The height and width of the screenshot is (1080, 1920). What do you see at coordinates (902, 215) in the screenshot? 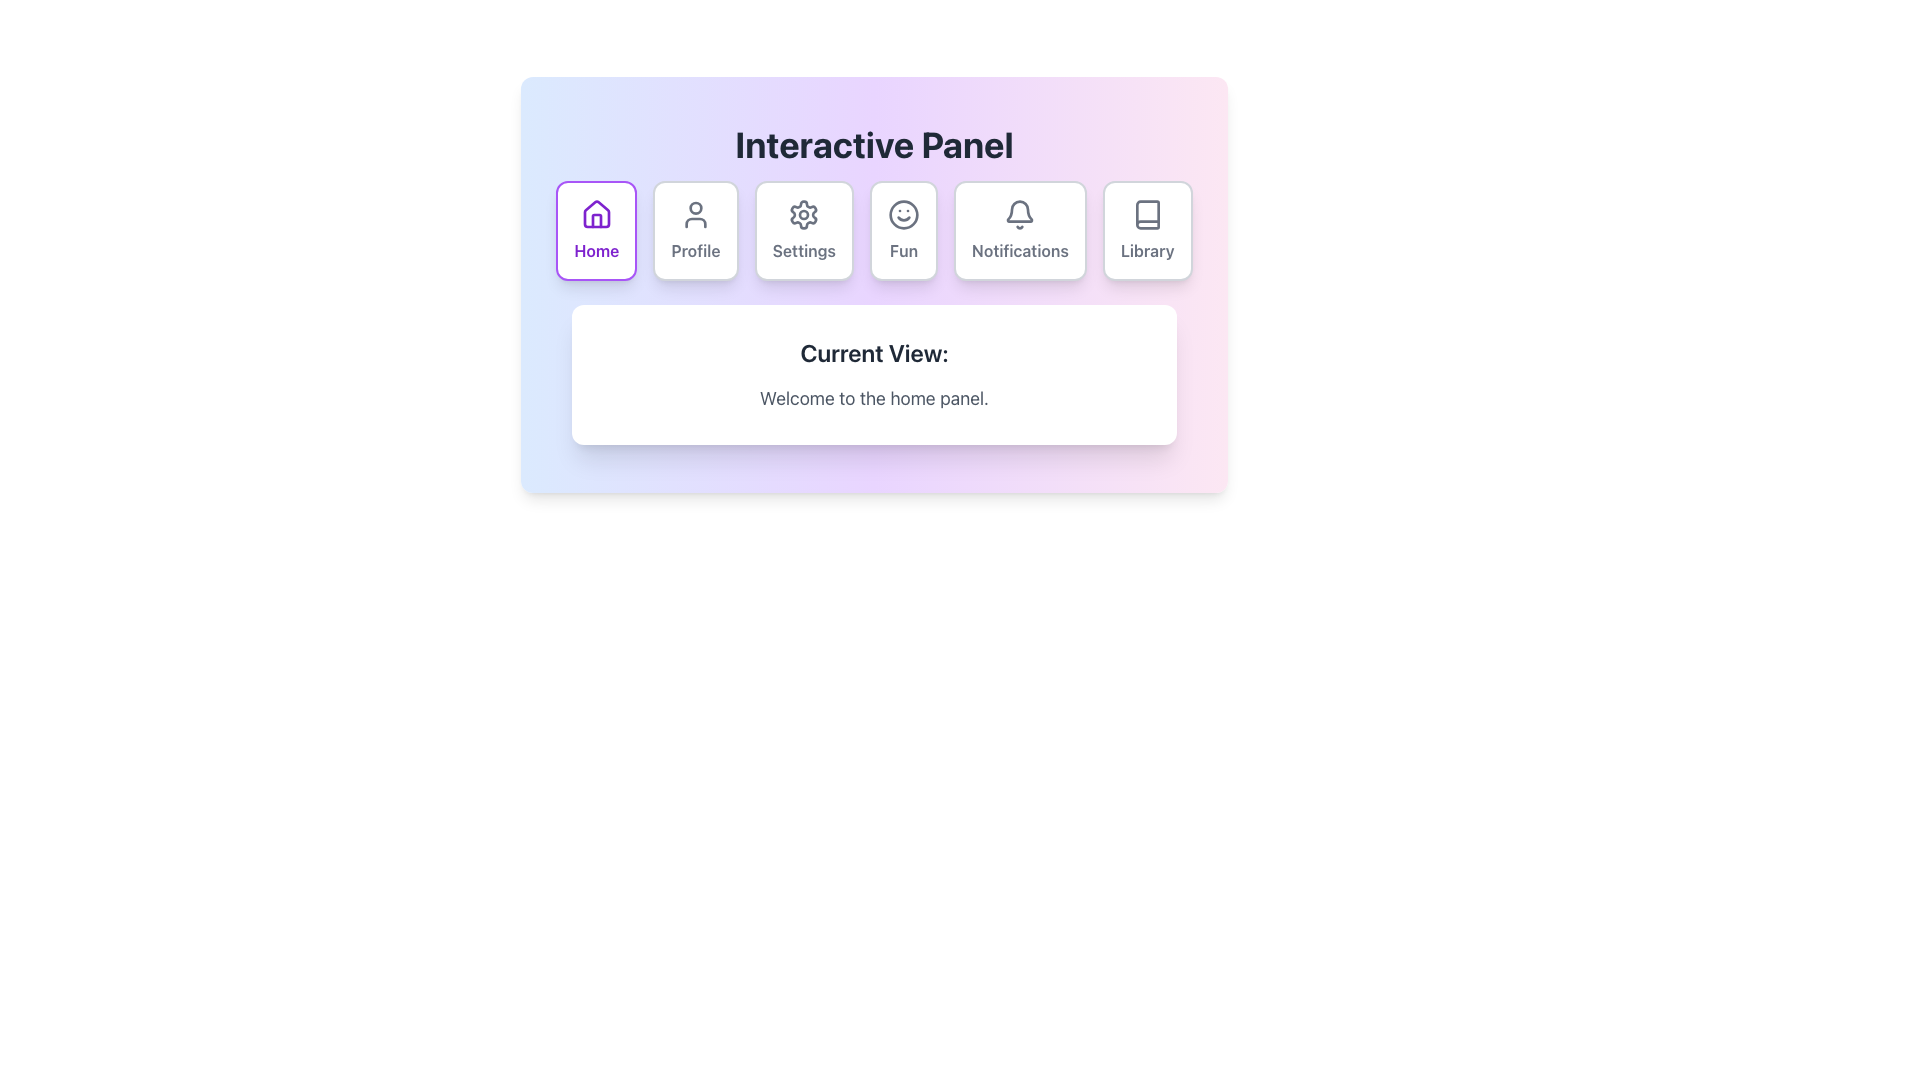
I see `the circular outline element within the 'Fun' button, which is part of a smiley face icon located in the navigation panel` at bounding box center [902, 215].